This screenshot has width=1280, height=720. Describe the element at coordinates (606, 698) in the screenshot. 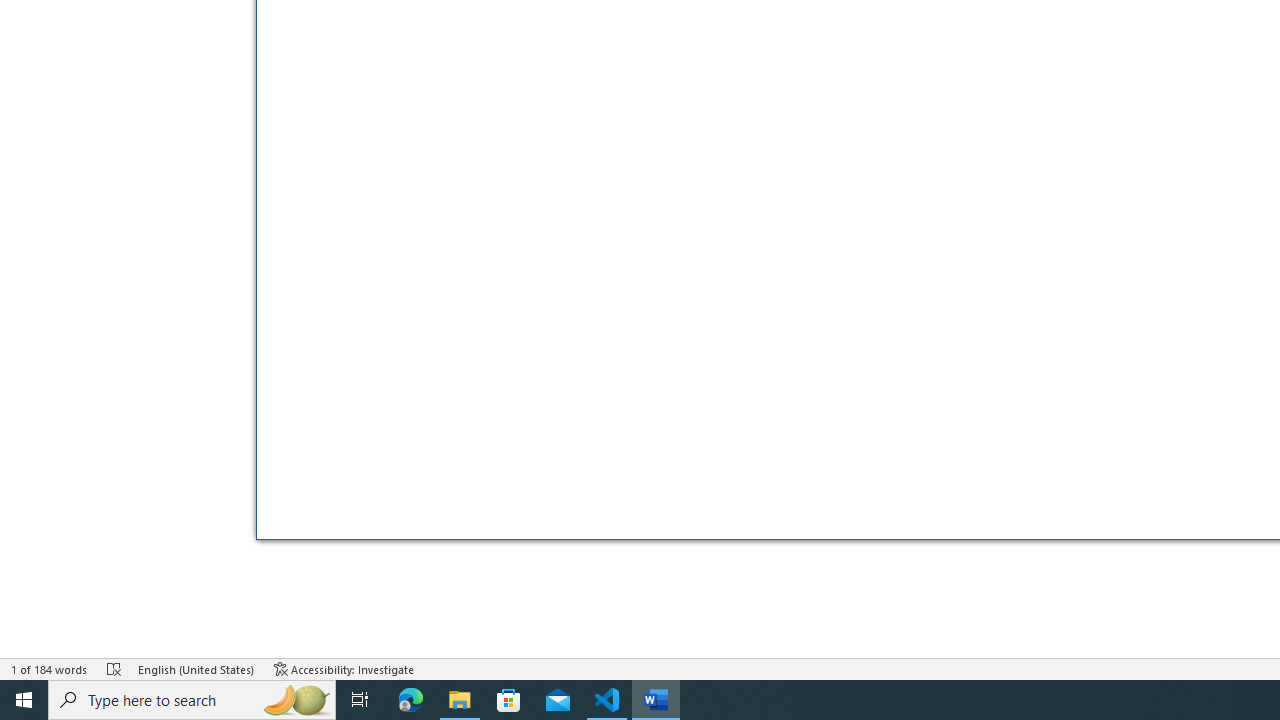

I see `'Visual Studio Code - 1 running window'` at that location.